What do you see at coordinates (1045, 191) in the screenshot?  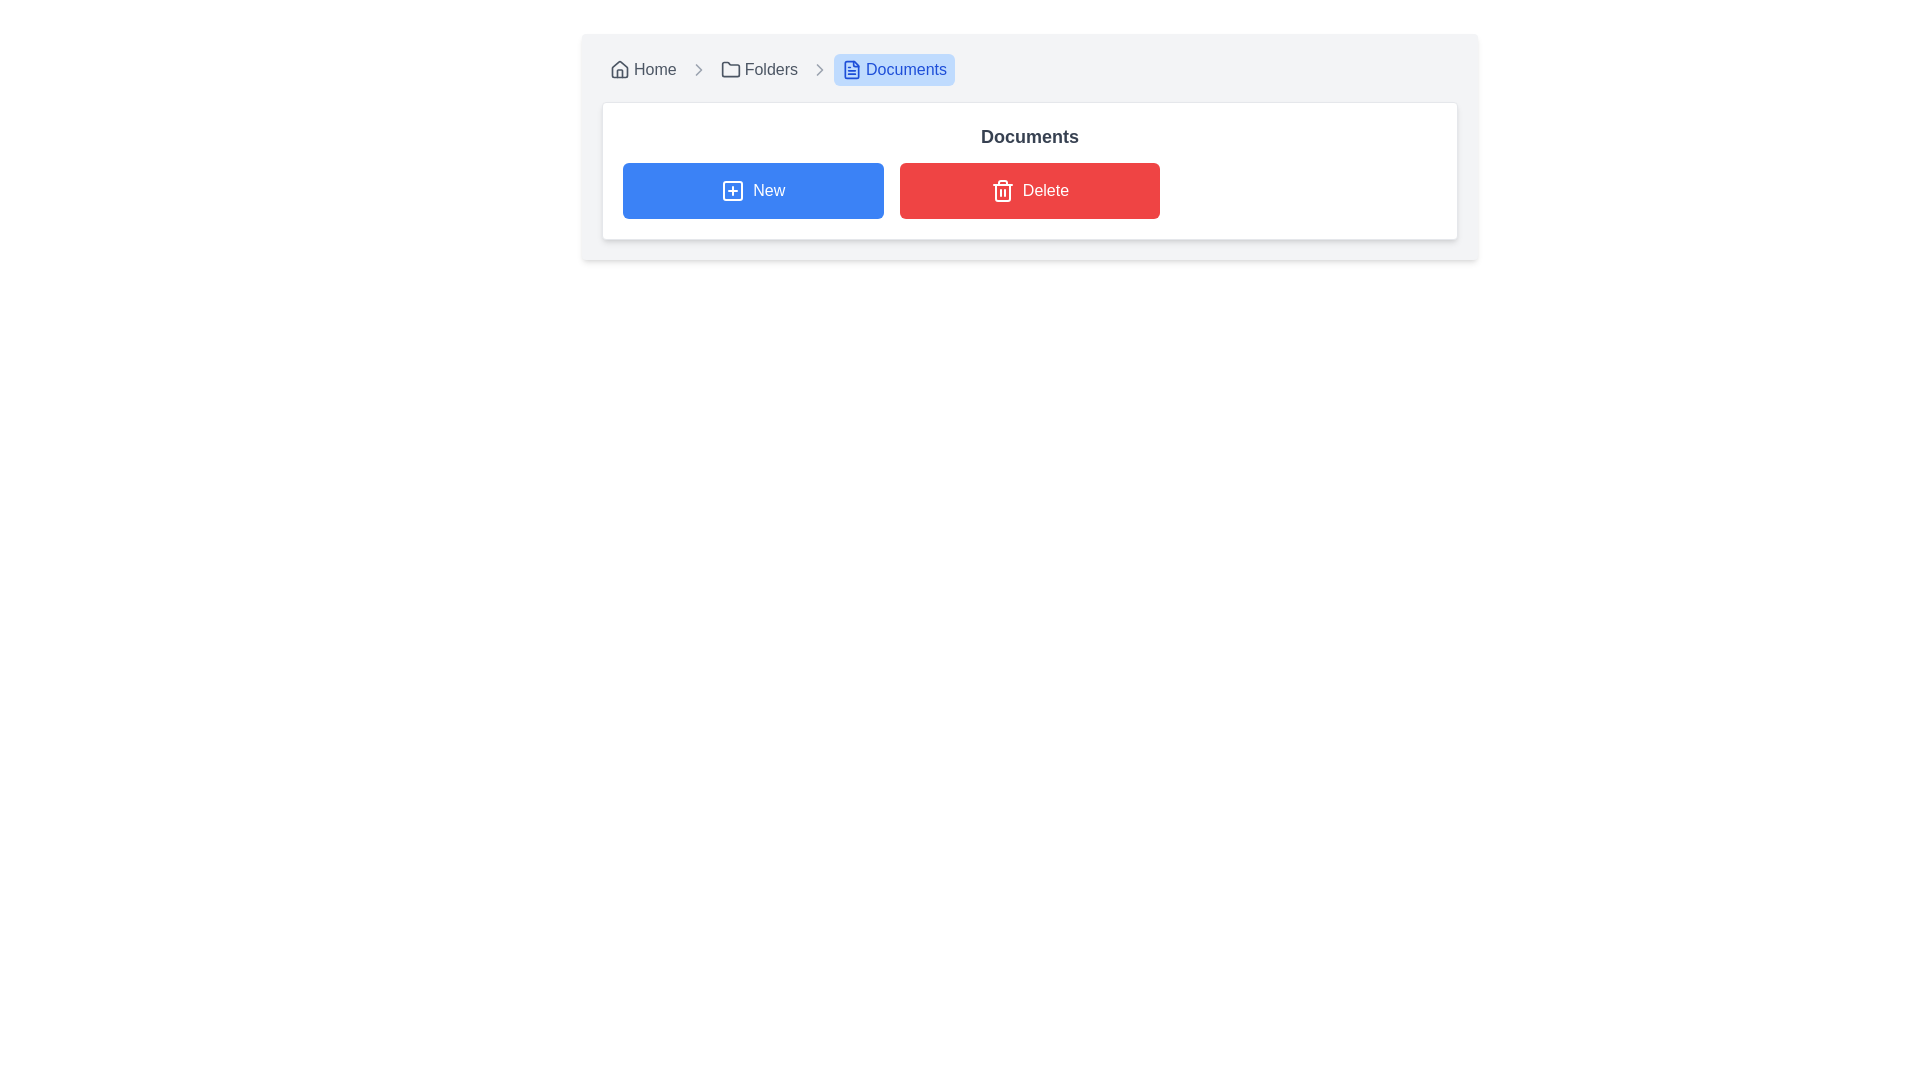 I see `the 'Delete' text label adjacent to the trash icon on the delete button` at bounding box center [1045, 191].